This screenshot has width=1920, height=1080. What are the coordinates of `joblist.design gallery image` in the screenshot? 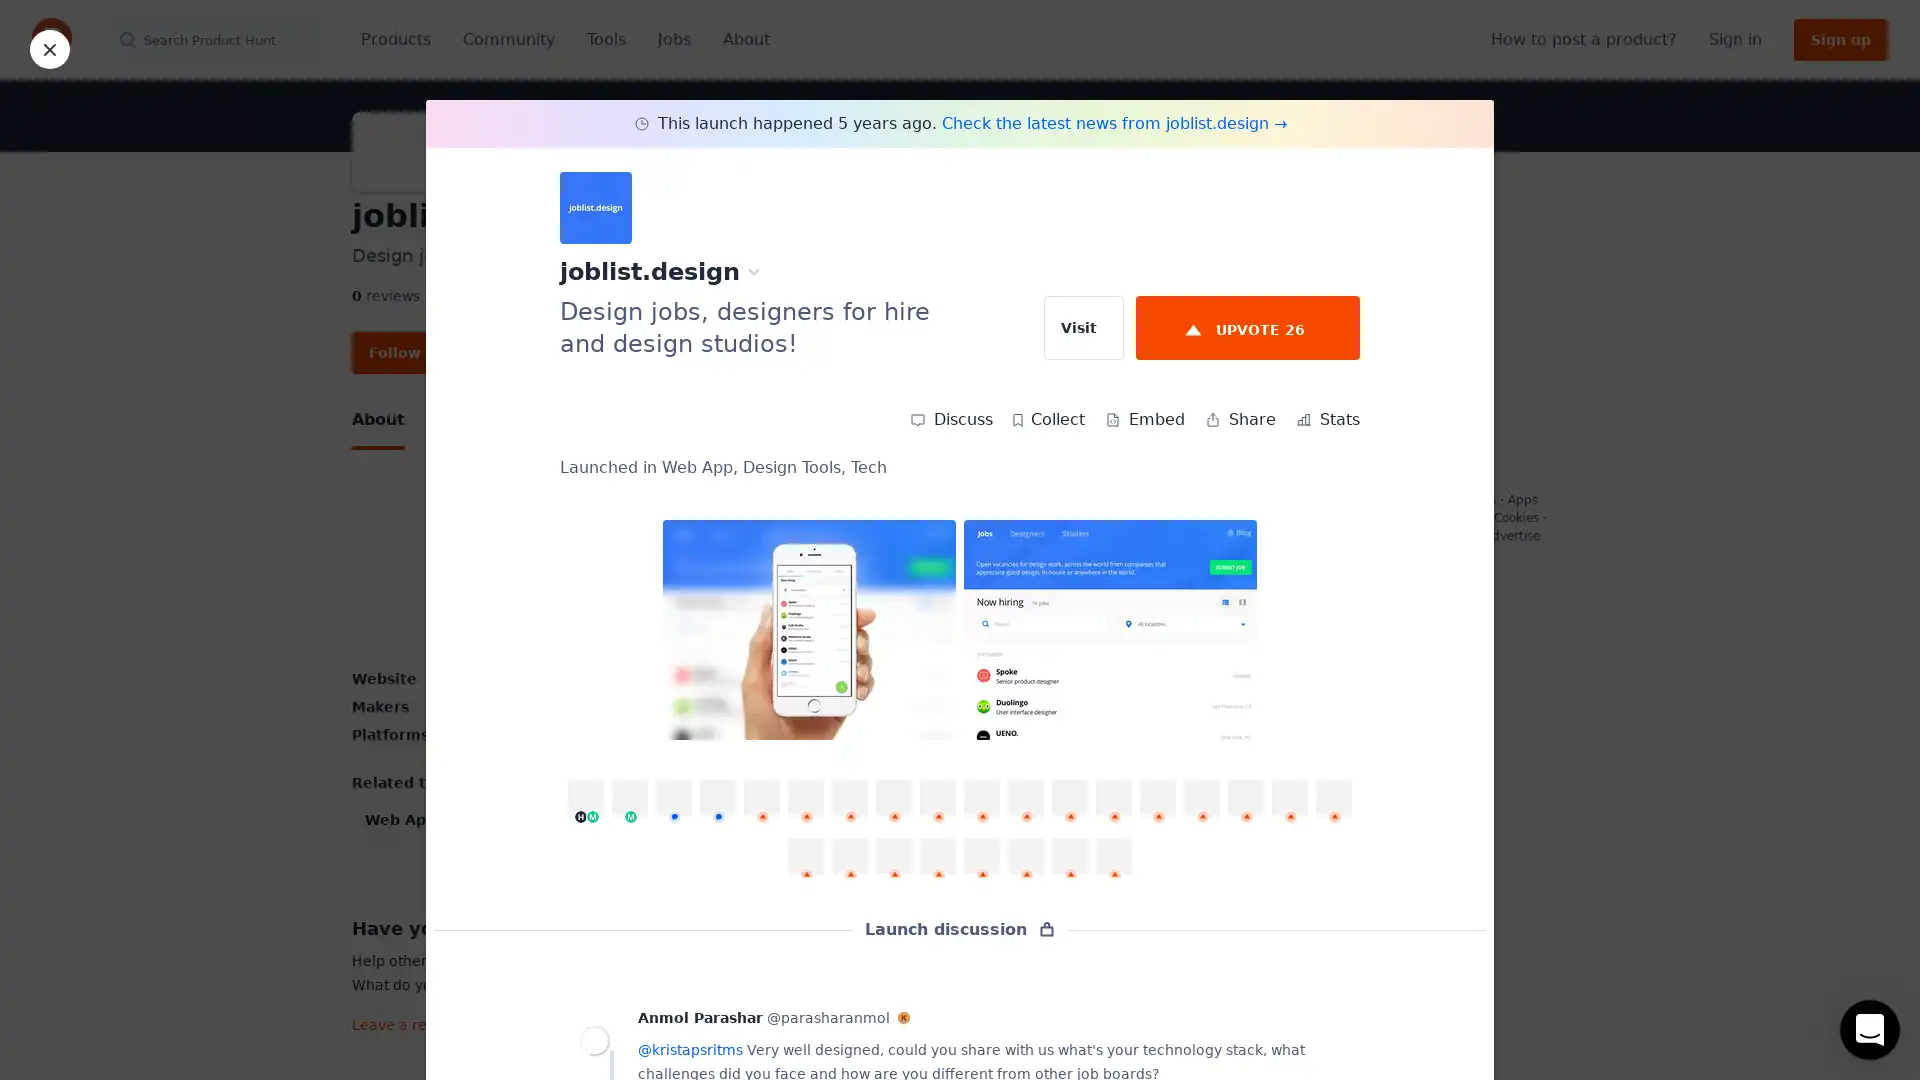 It's located at (1109, 628).